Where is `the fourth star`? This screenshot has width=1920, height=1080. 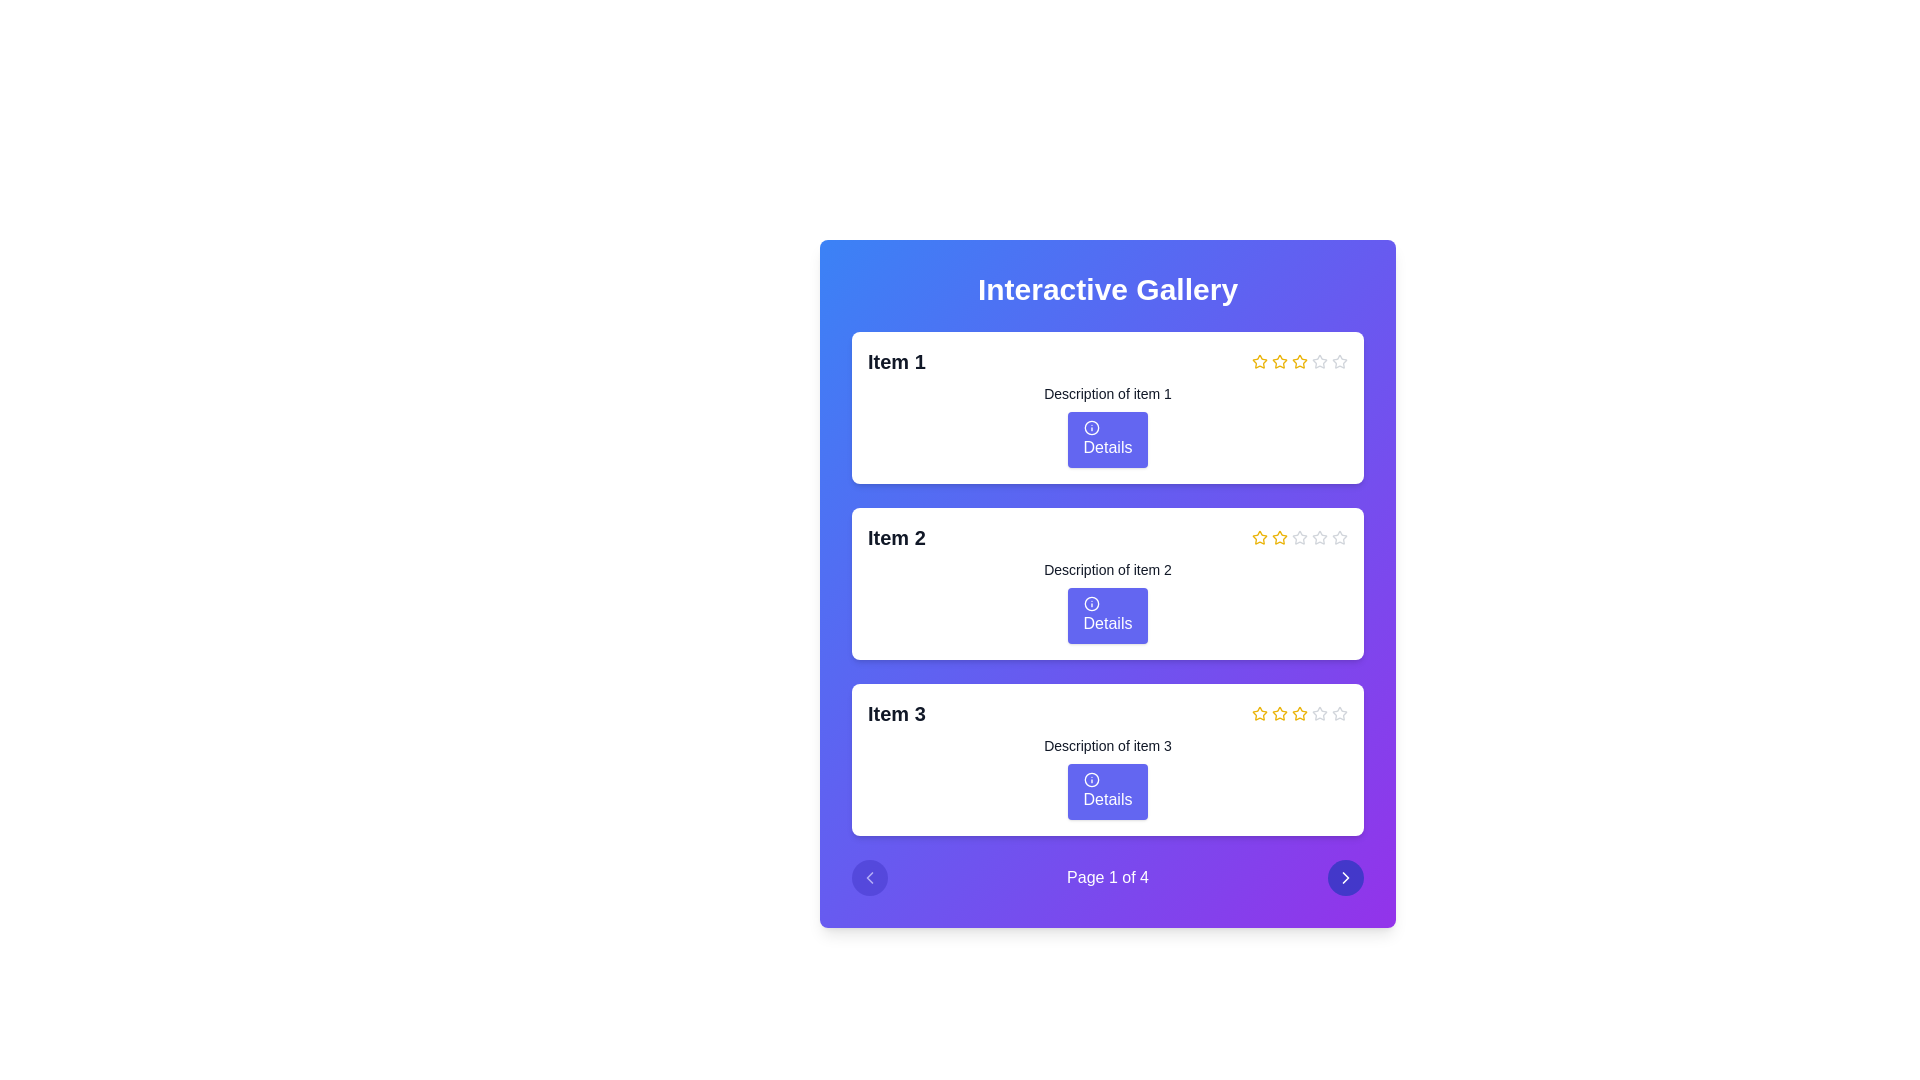 the fourth star is located at coordinates (1300, 536).